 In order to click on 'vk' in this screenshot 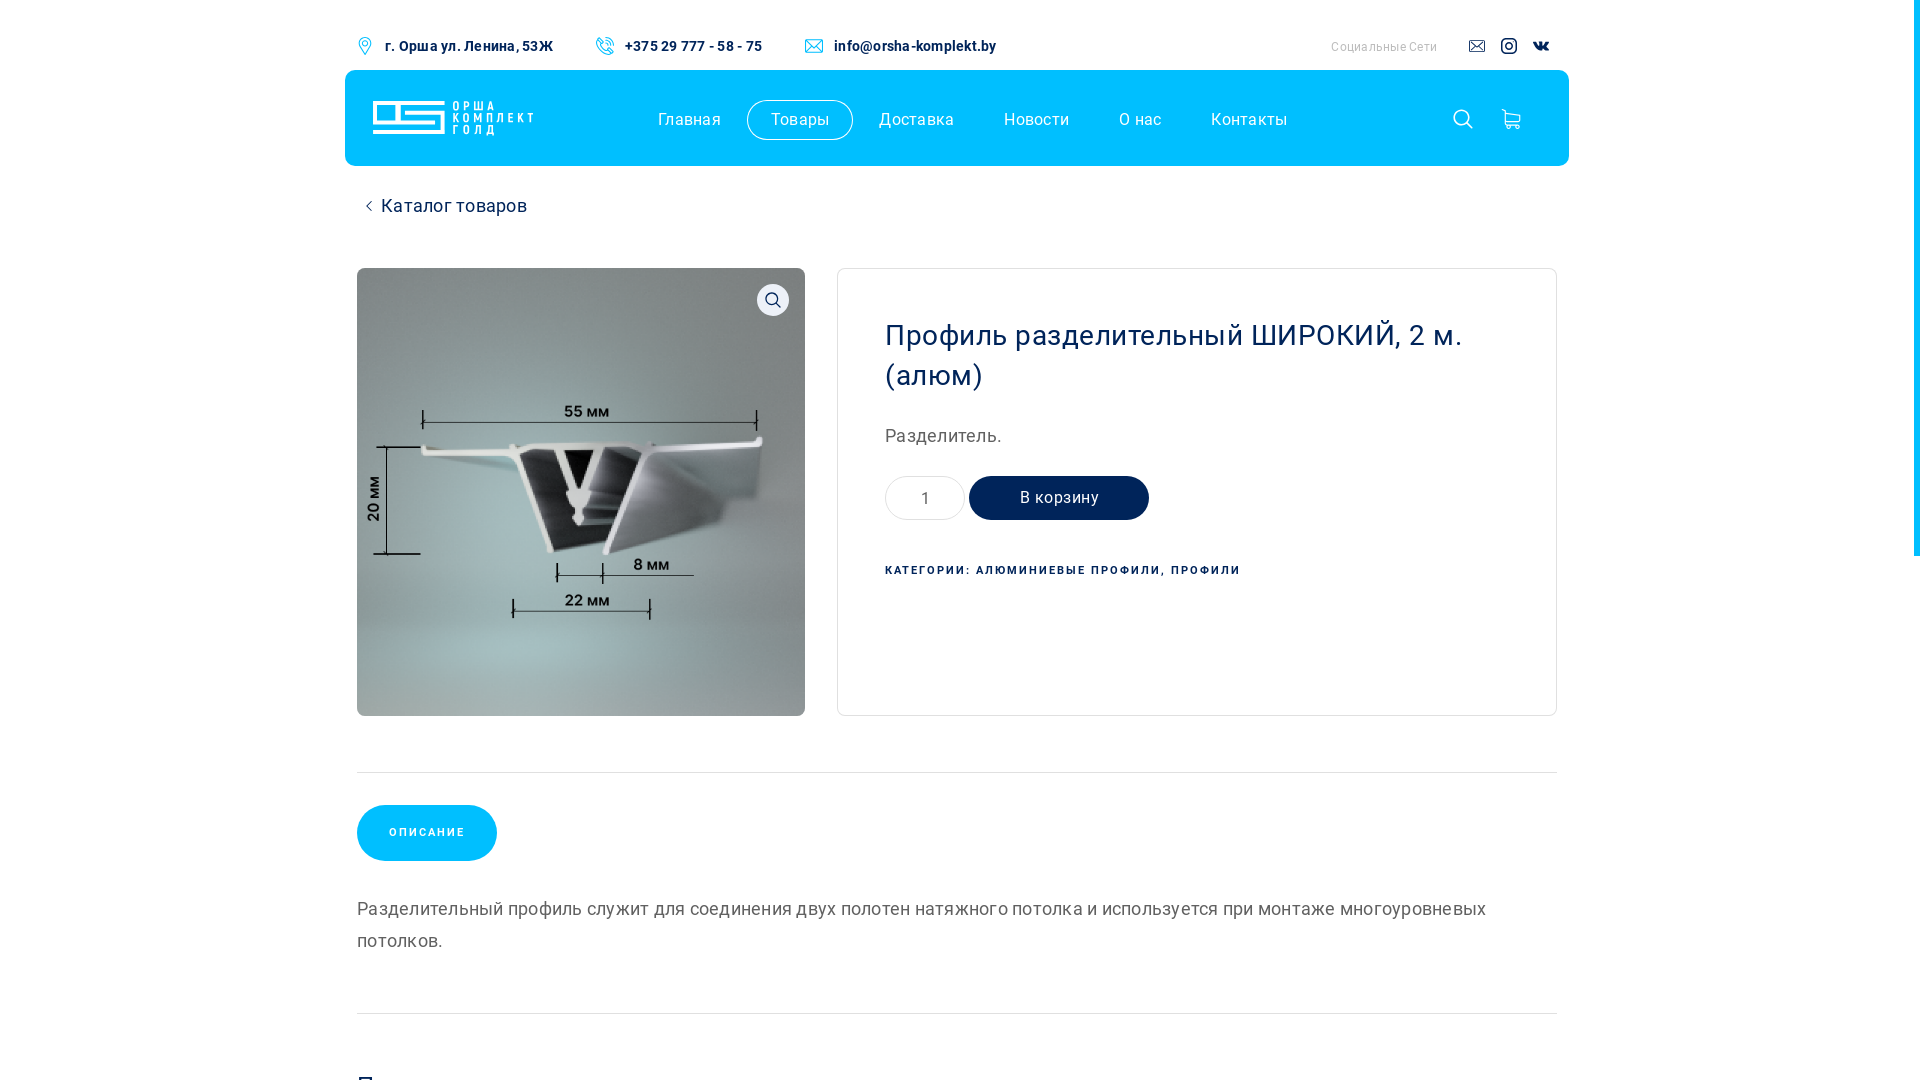, I will do `click(1539, 45)`.